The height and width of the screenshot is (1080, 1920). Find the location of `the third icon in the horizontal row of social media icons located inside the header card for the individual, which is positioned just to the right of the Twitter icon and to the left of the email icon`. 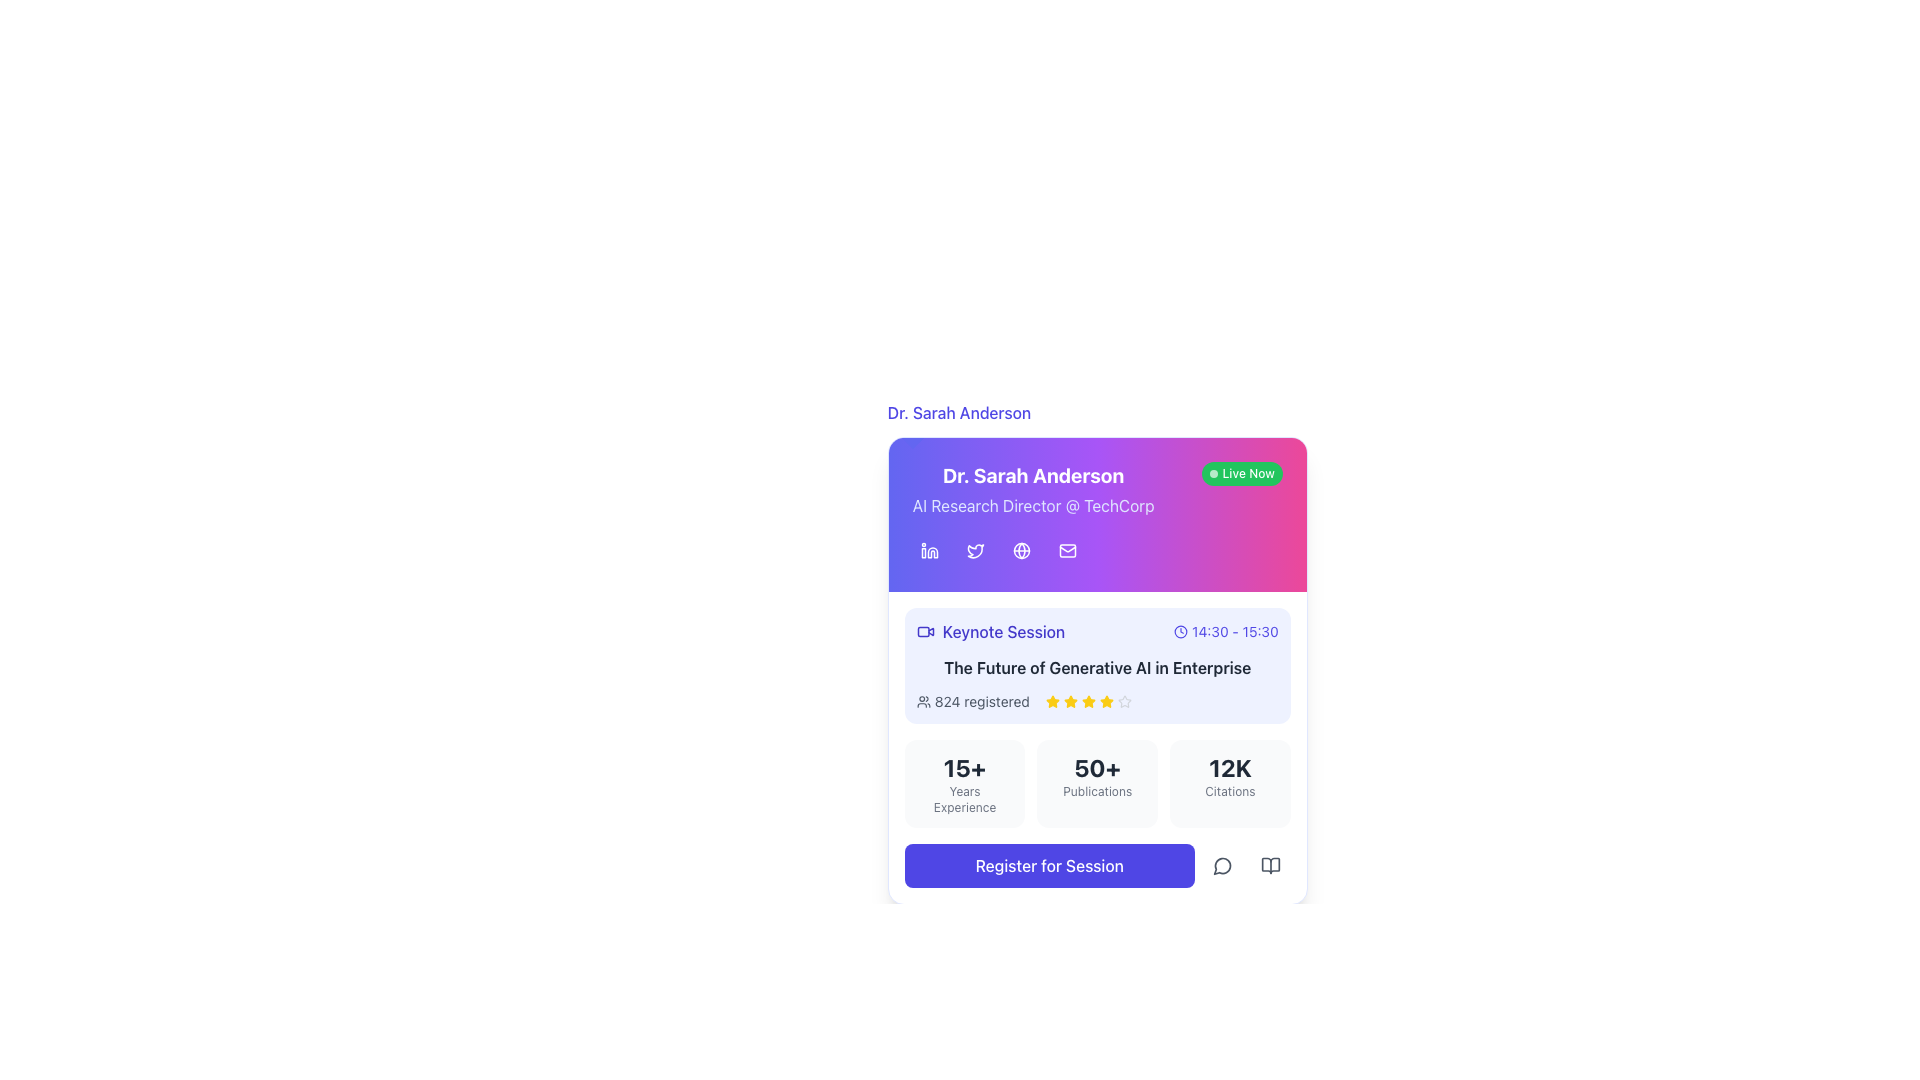

the third icon in the horizontal row of social media icons located inside the header card for the individual, which is positioned just to the right of the Twitter icon and to the left of the email icon is located at coordinates (1021, 551).